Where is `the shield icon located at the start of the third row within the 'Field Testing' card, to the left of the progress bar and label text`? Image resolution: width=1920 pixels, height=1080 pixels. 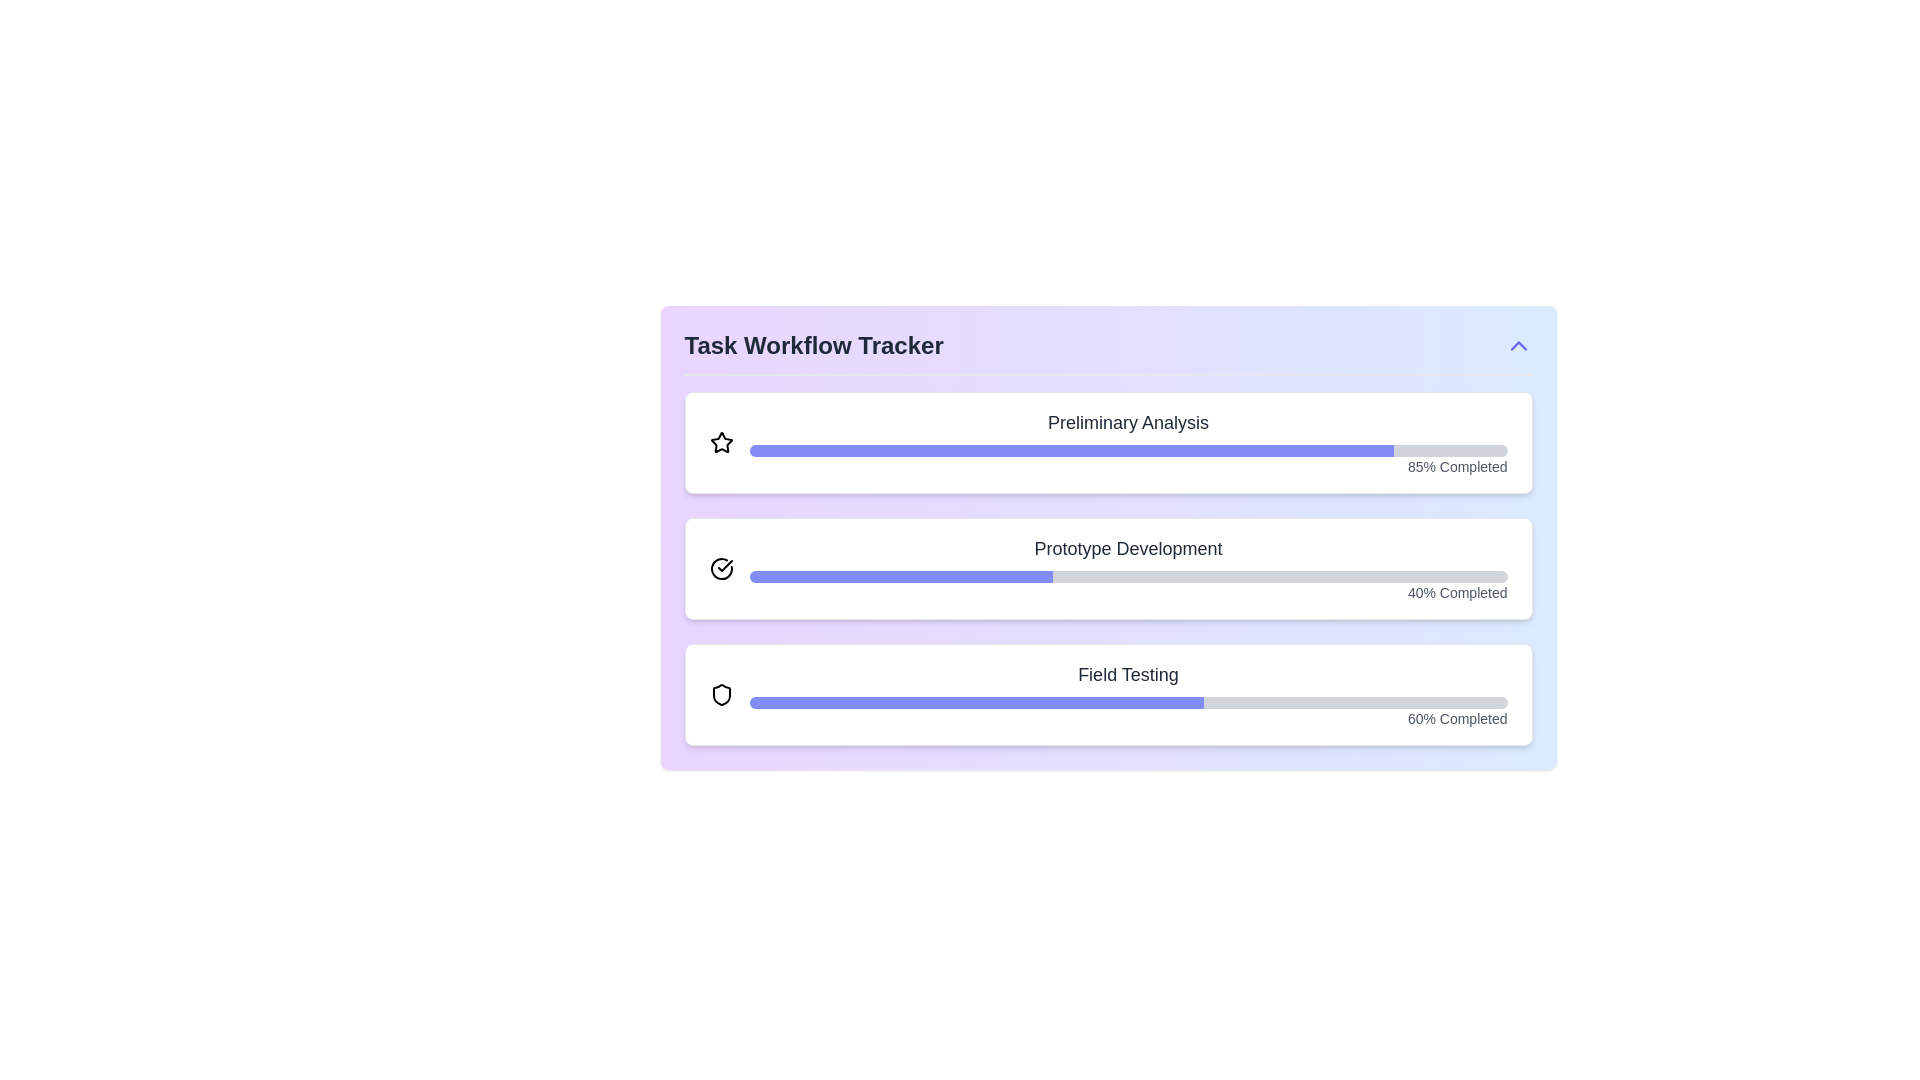 the shield icon located at the start of the third row within the 'Field Testing' card, to the left of the progress bar and label text is located at coordinates (720, 693).